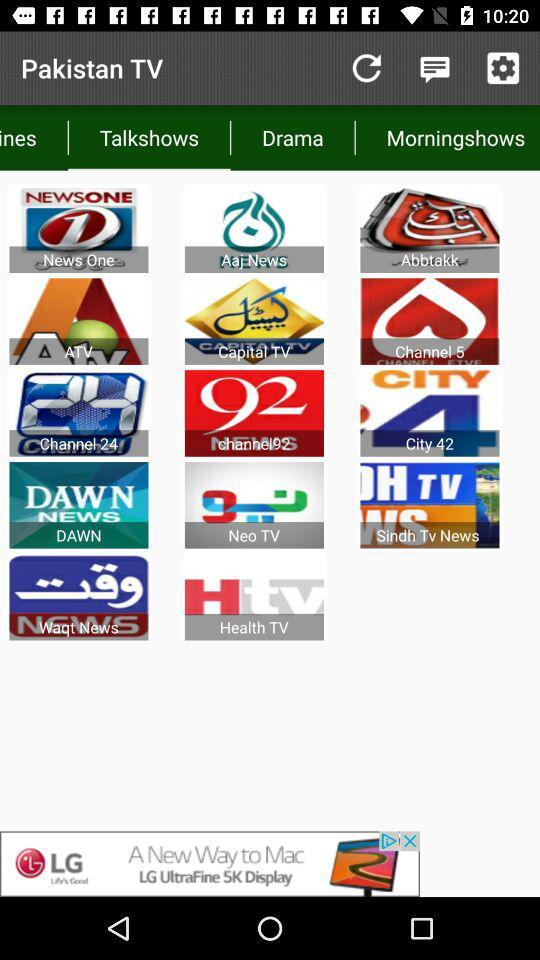  I want to click on settings icon, so click(502, 68).